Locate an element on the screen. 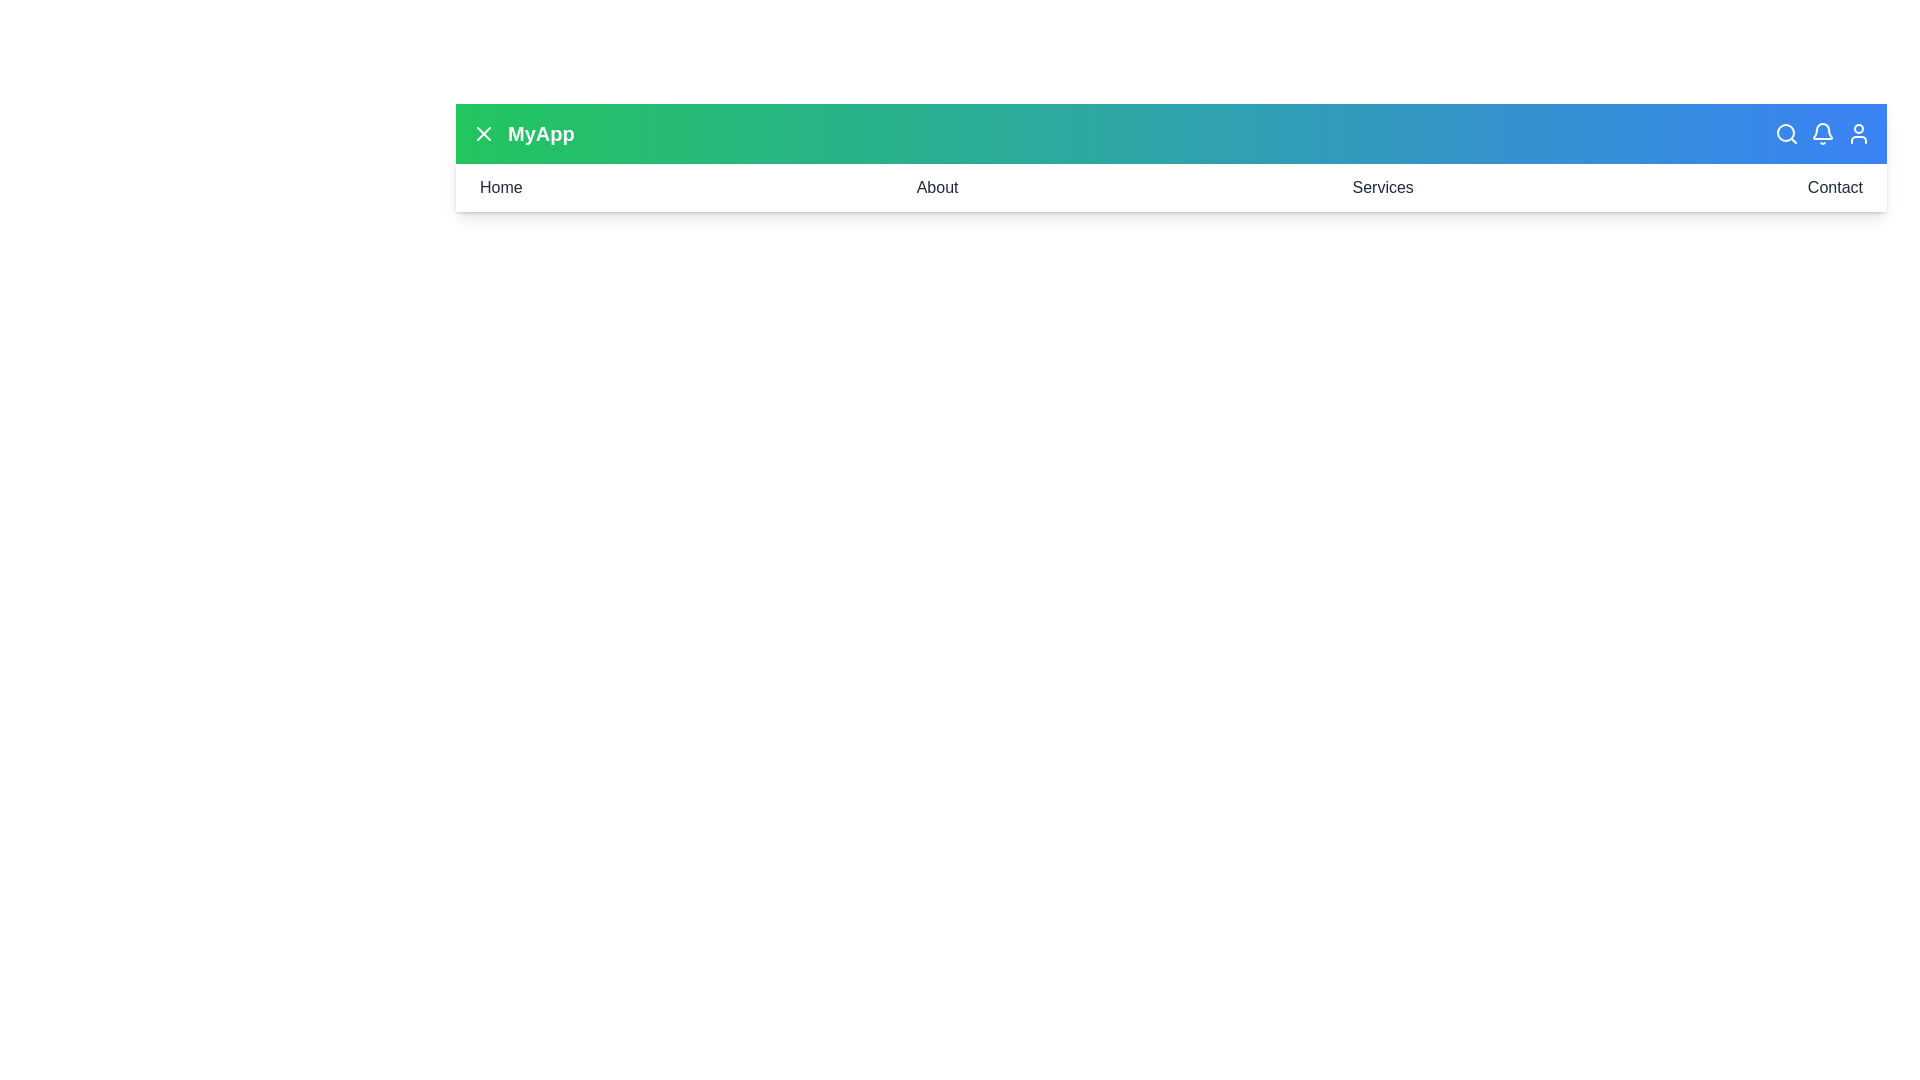 The image size is (1920, 1080). the menu item Contact to navigate to the corresponding section is located at coordinates (1834, 188).